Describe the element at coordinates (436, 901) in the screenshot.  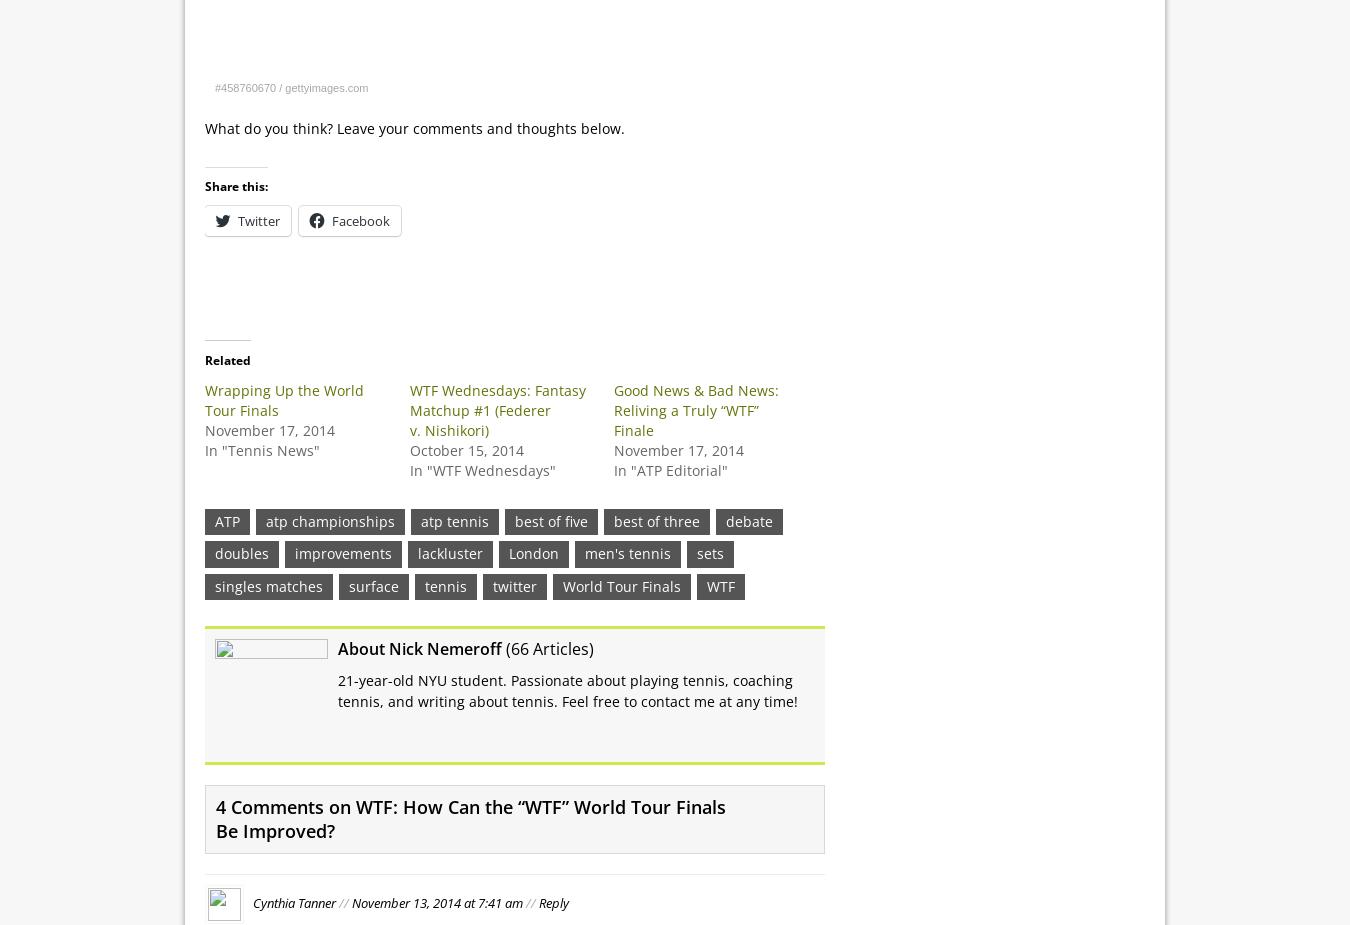
I see `'November 13, 2014 at 7:41 am'` at that location.